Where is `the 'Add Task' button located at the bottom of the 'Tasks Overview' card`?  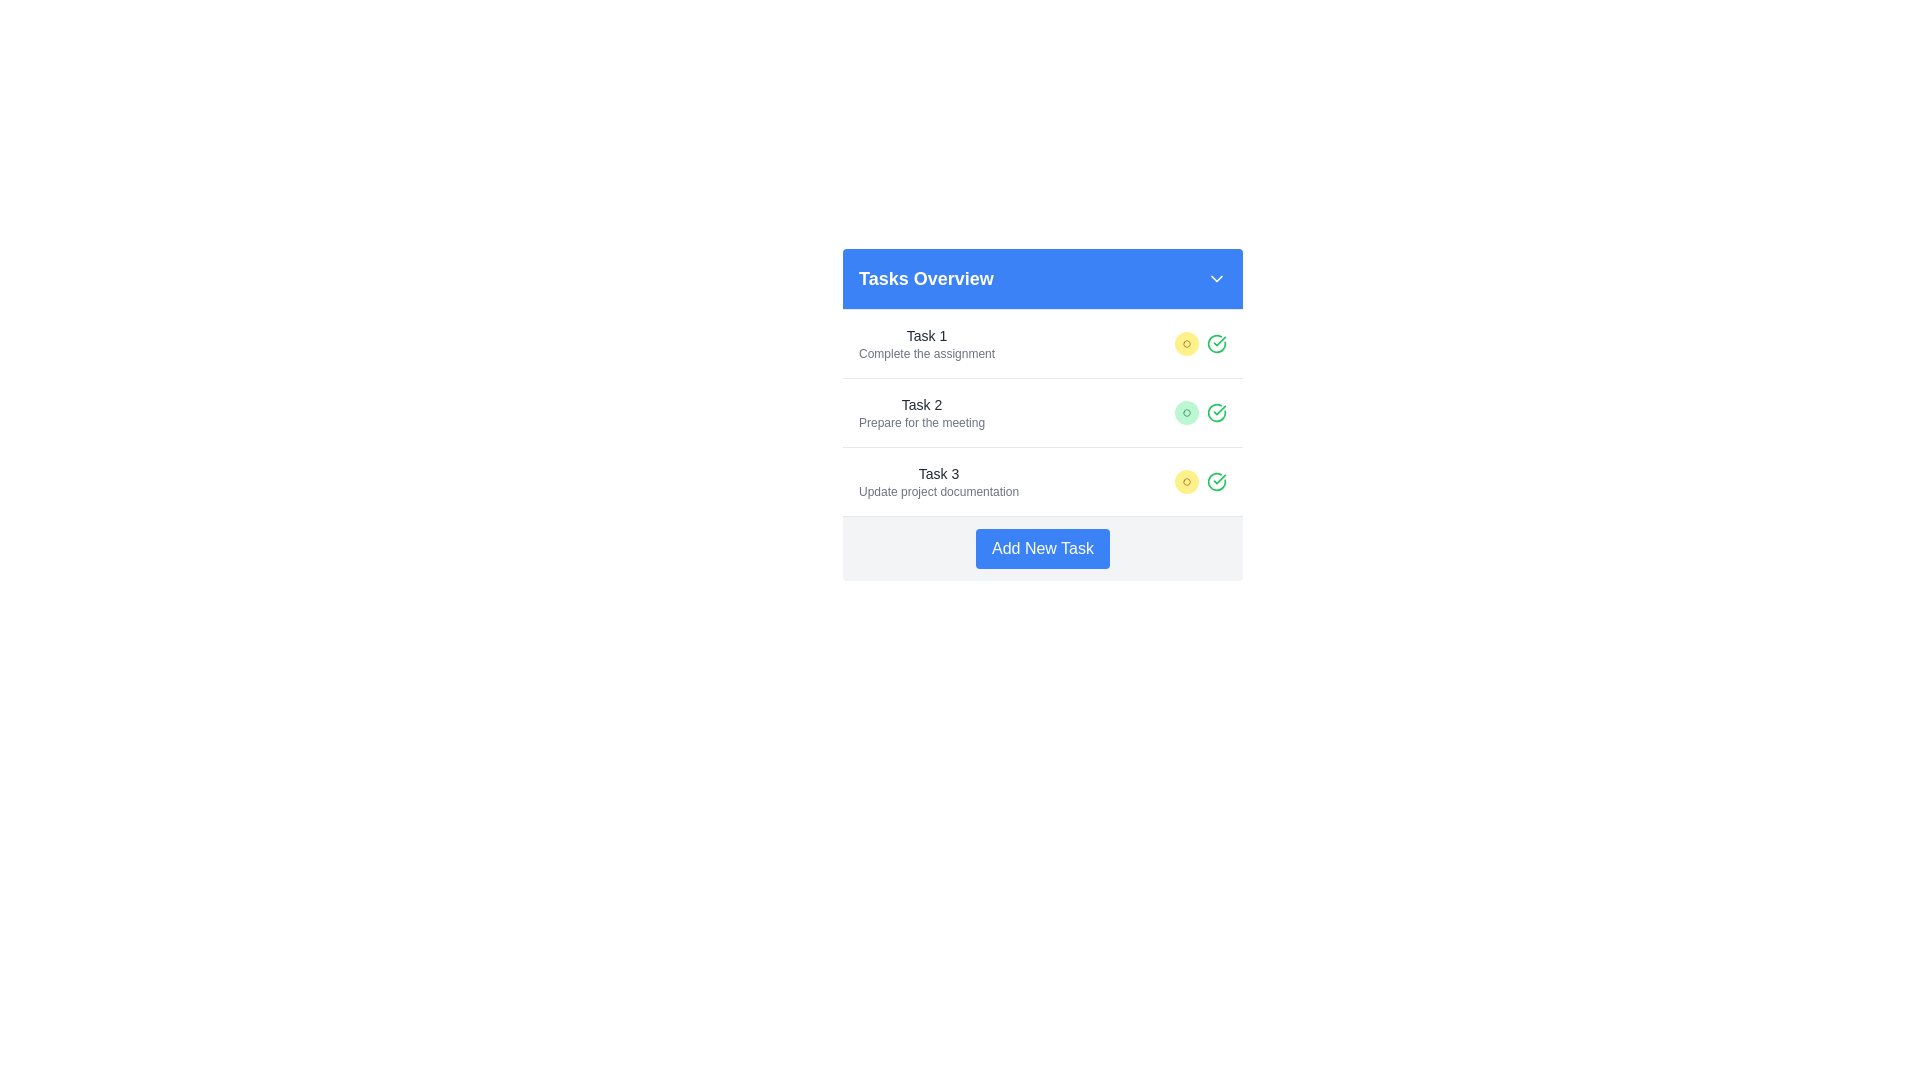 the 'Add Task' button located at the bottom of the 'Tasks Overview' card is located at coordinates (1041, 548).